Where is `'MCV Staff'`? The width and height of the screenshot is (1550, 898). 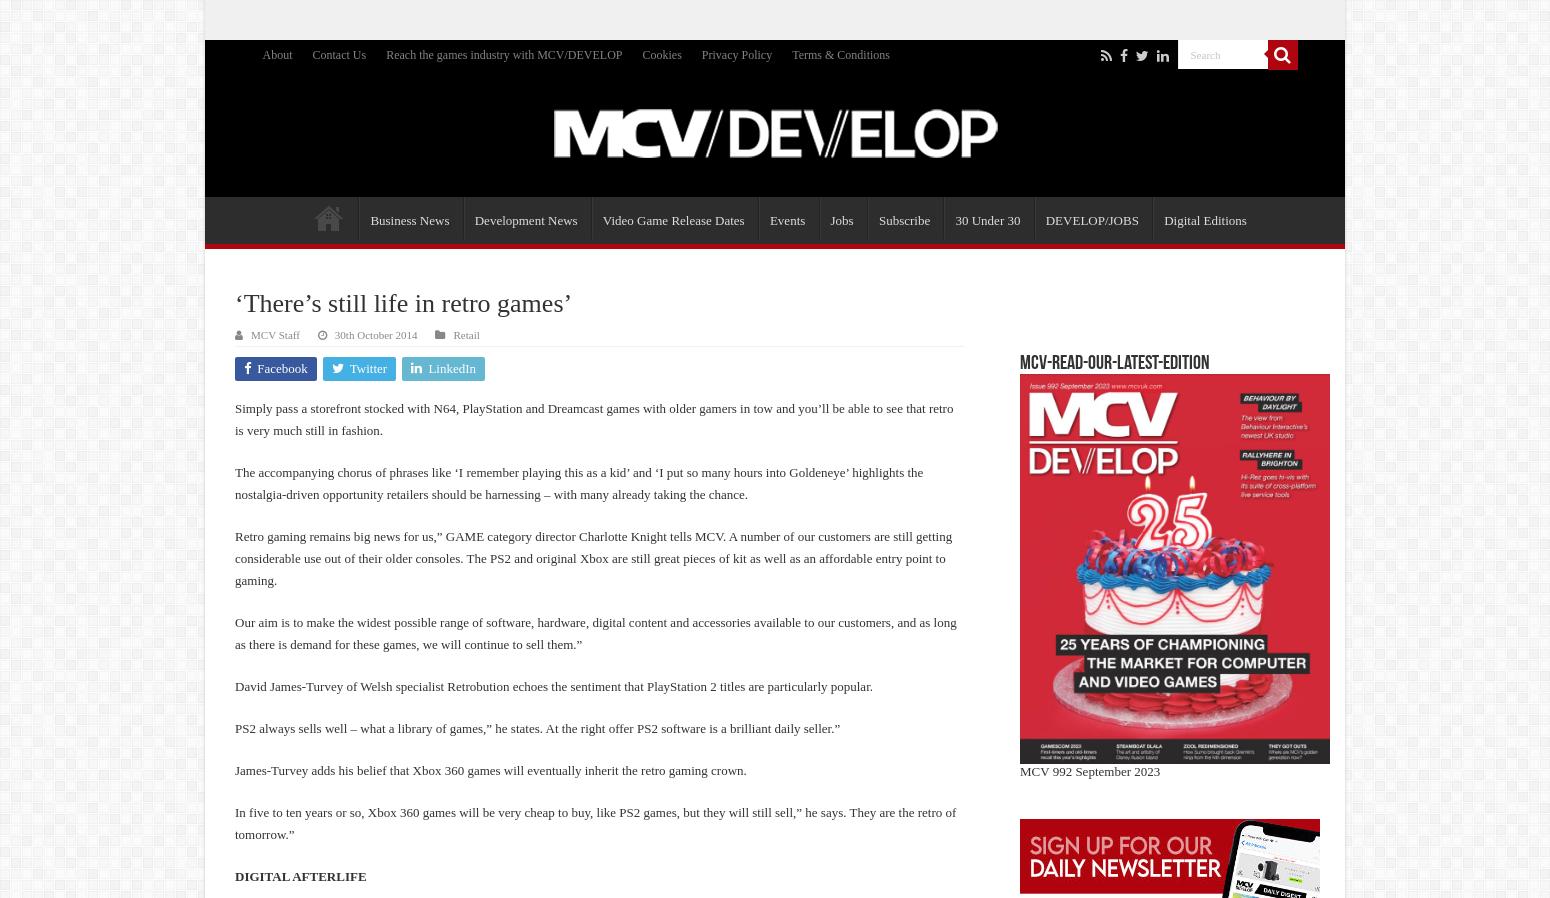 'MCV Staff' is located at coordinates (250, 335).